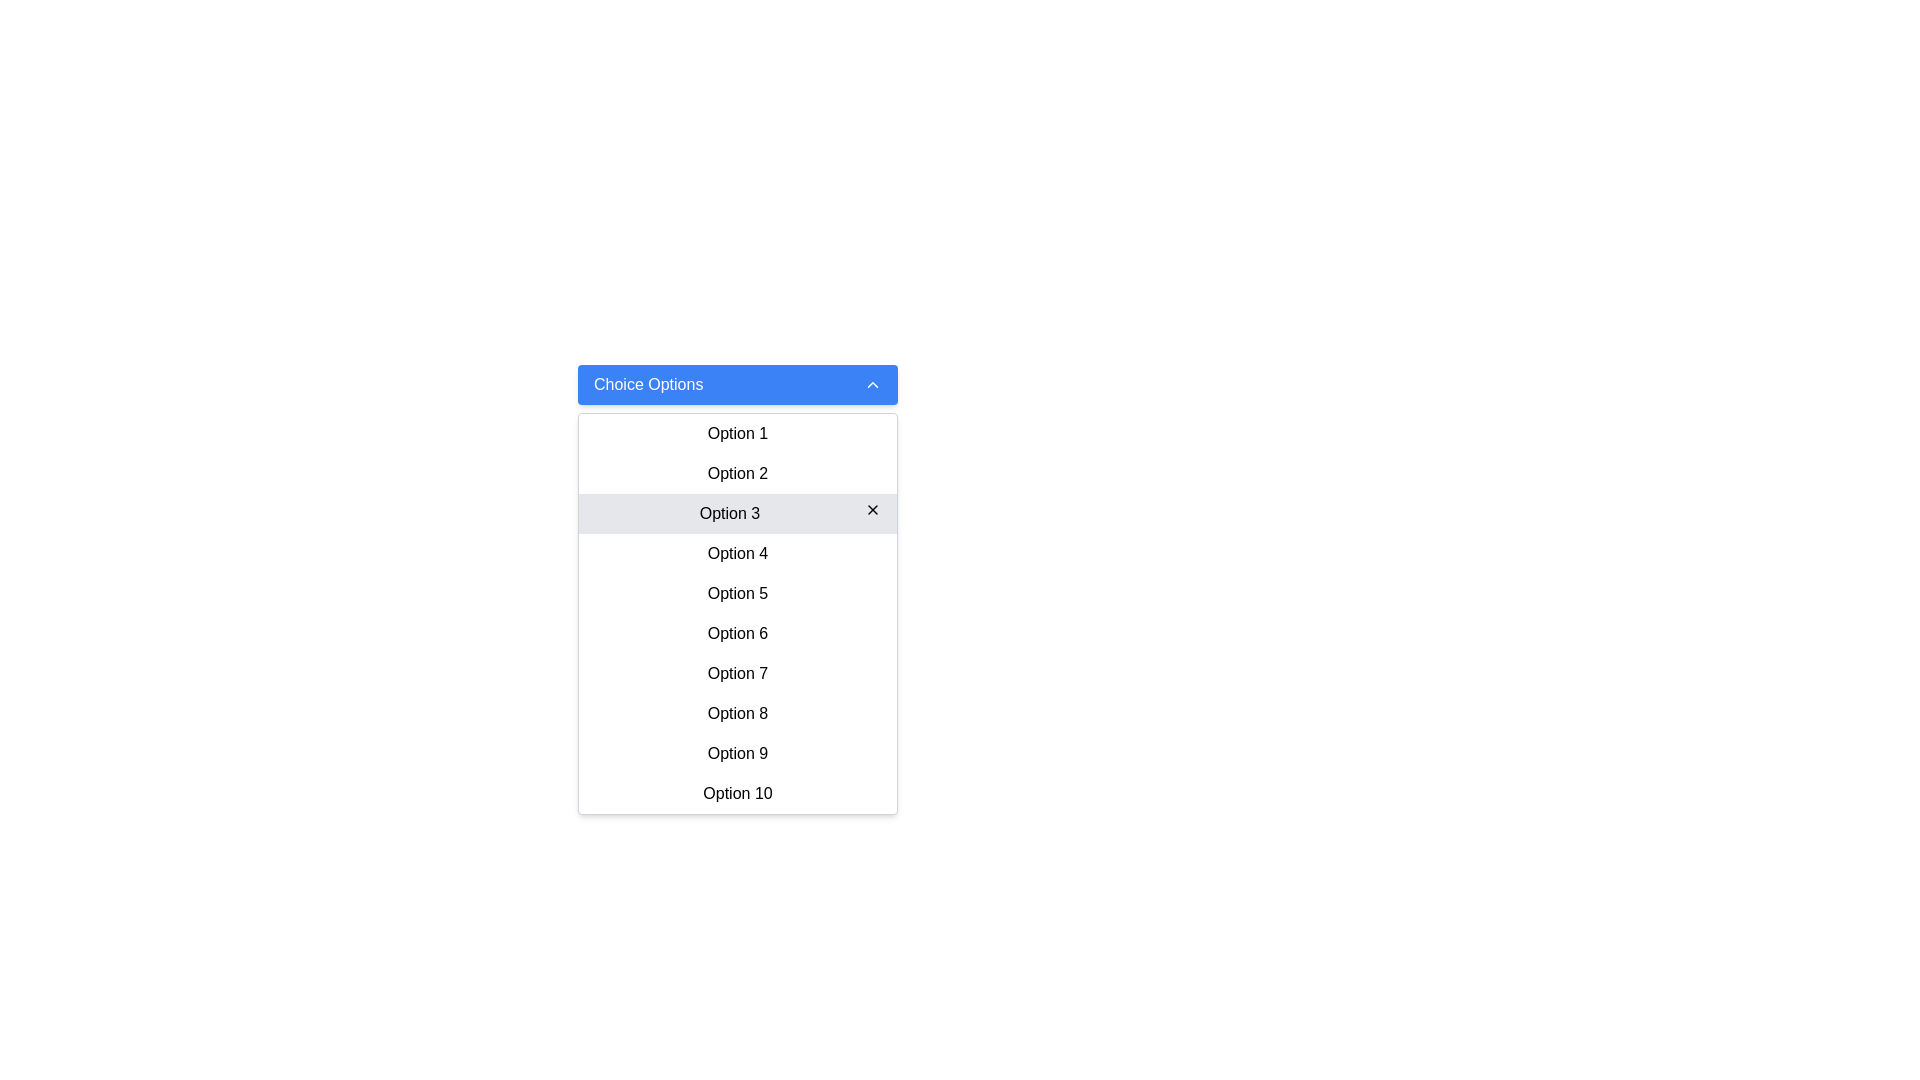  Describe the element at coordinates (728, 512) in the screenshot. I see `the text label displaying 'Option 3' in the third option row of the 'Choice Options' dropdown menu` at that location.